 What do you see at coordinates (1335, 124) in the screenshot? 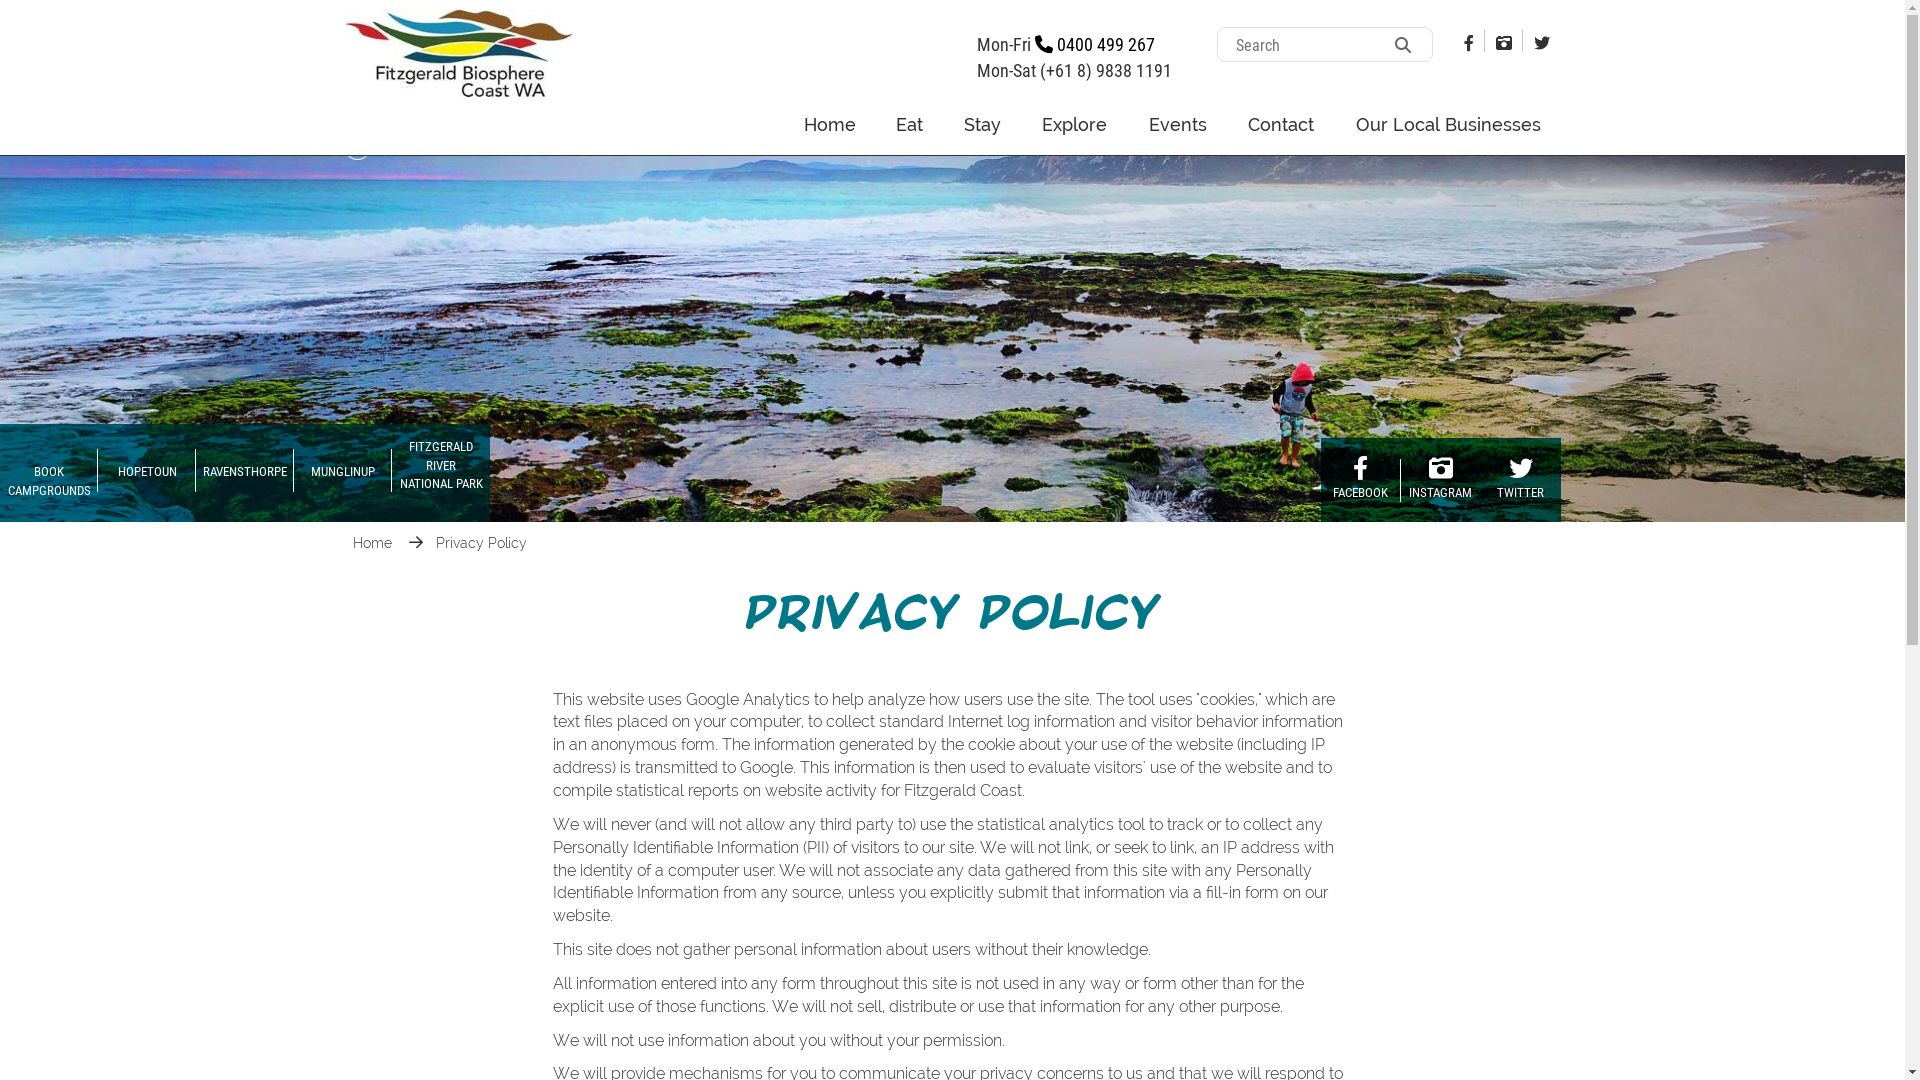
I see `'Our Local Businesses'` at bounding box center [1335, 124].